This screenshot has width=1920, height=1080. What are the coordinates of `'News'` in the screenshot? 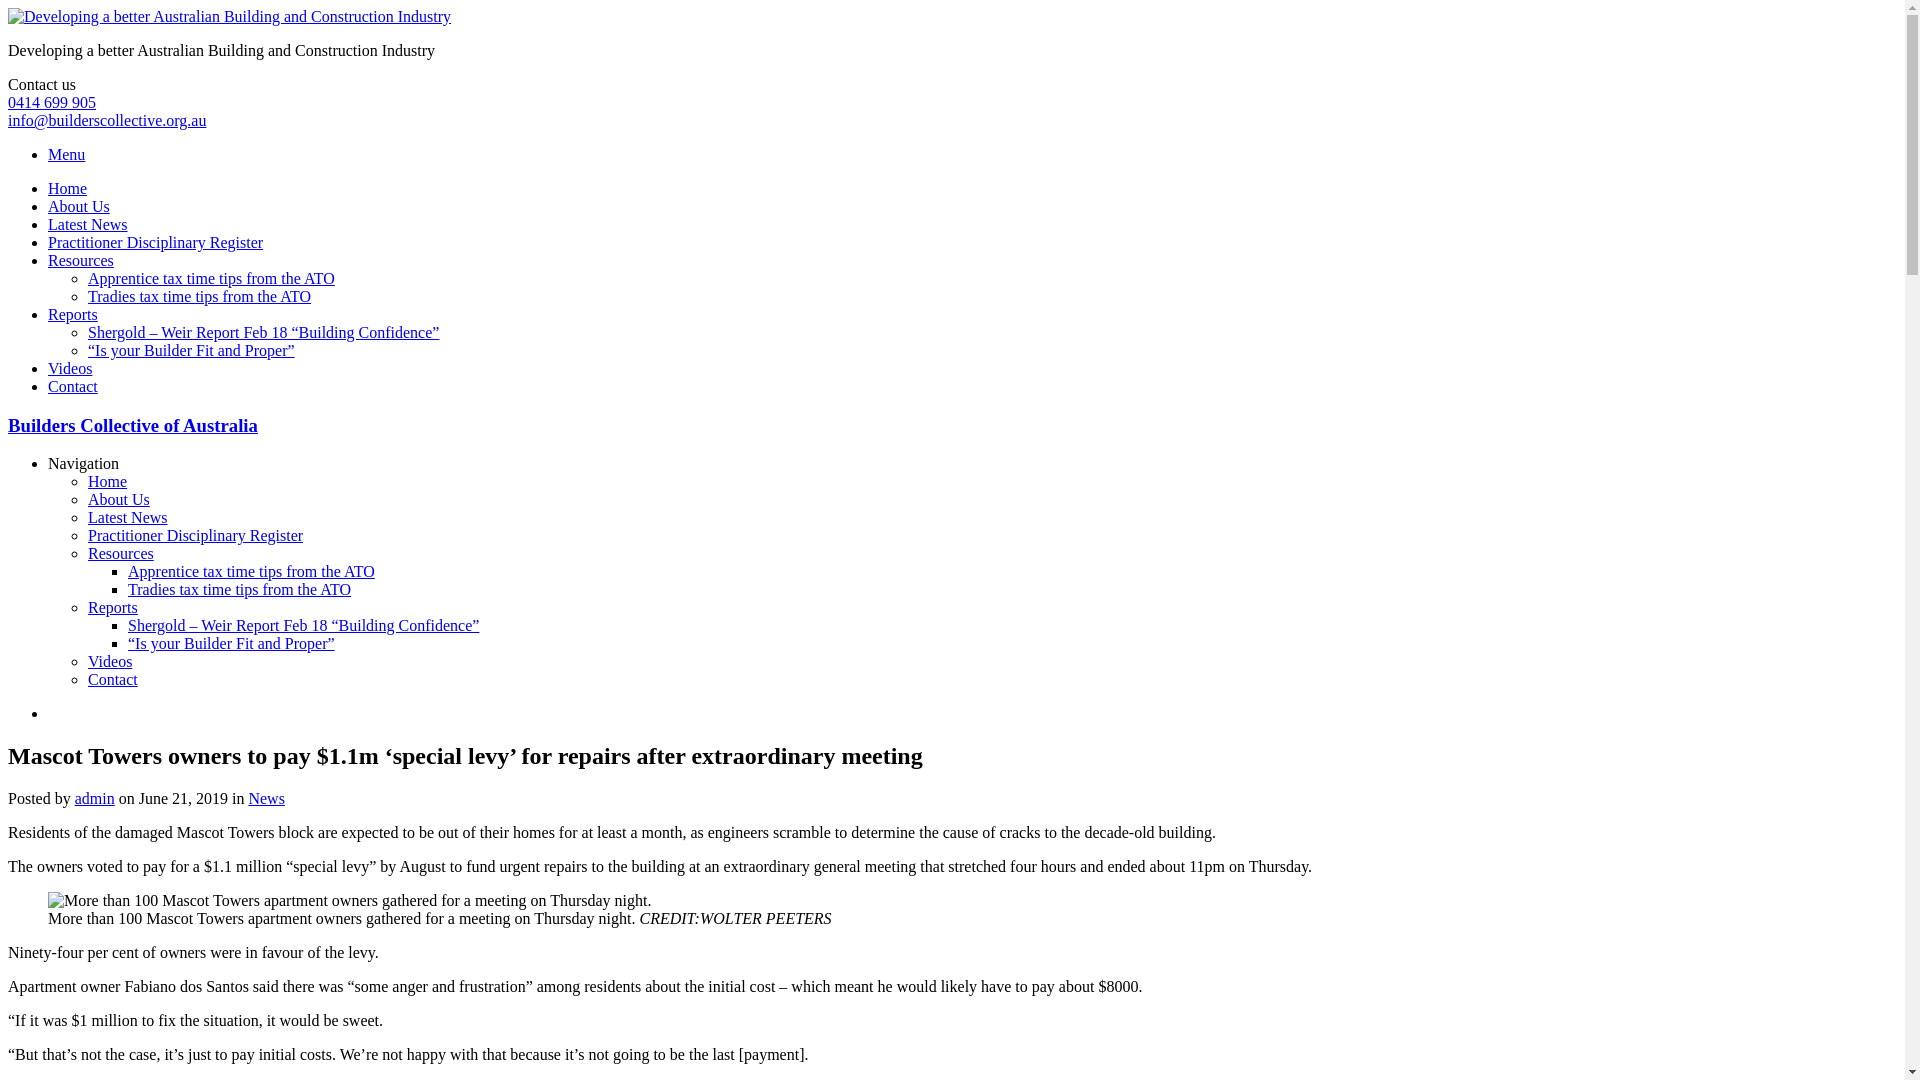 It's located at (247, 797).